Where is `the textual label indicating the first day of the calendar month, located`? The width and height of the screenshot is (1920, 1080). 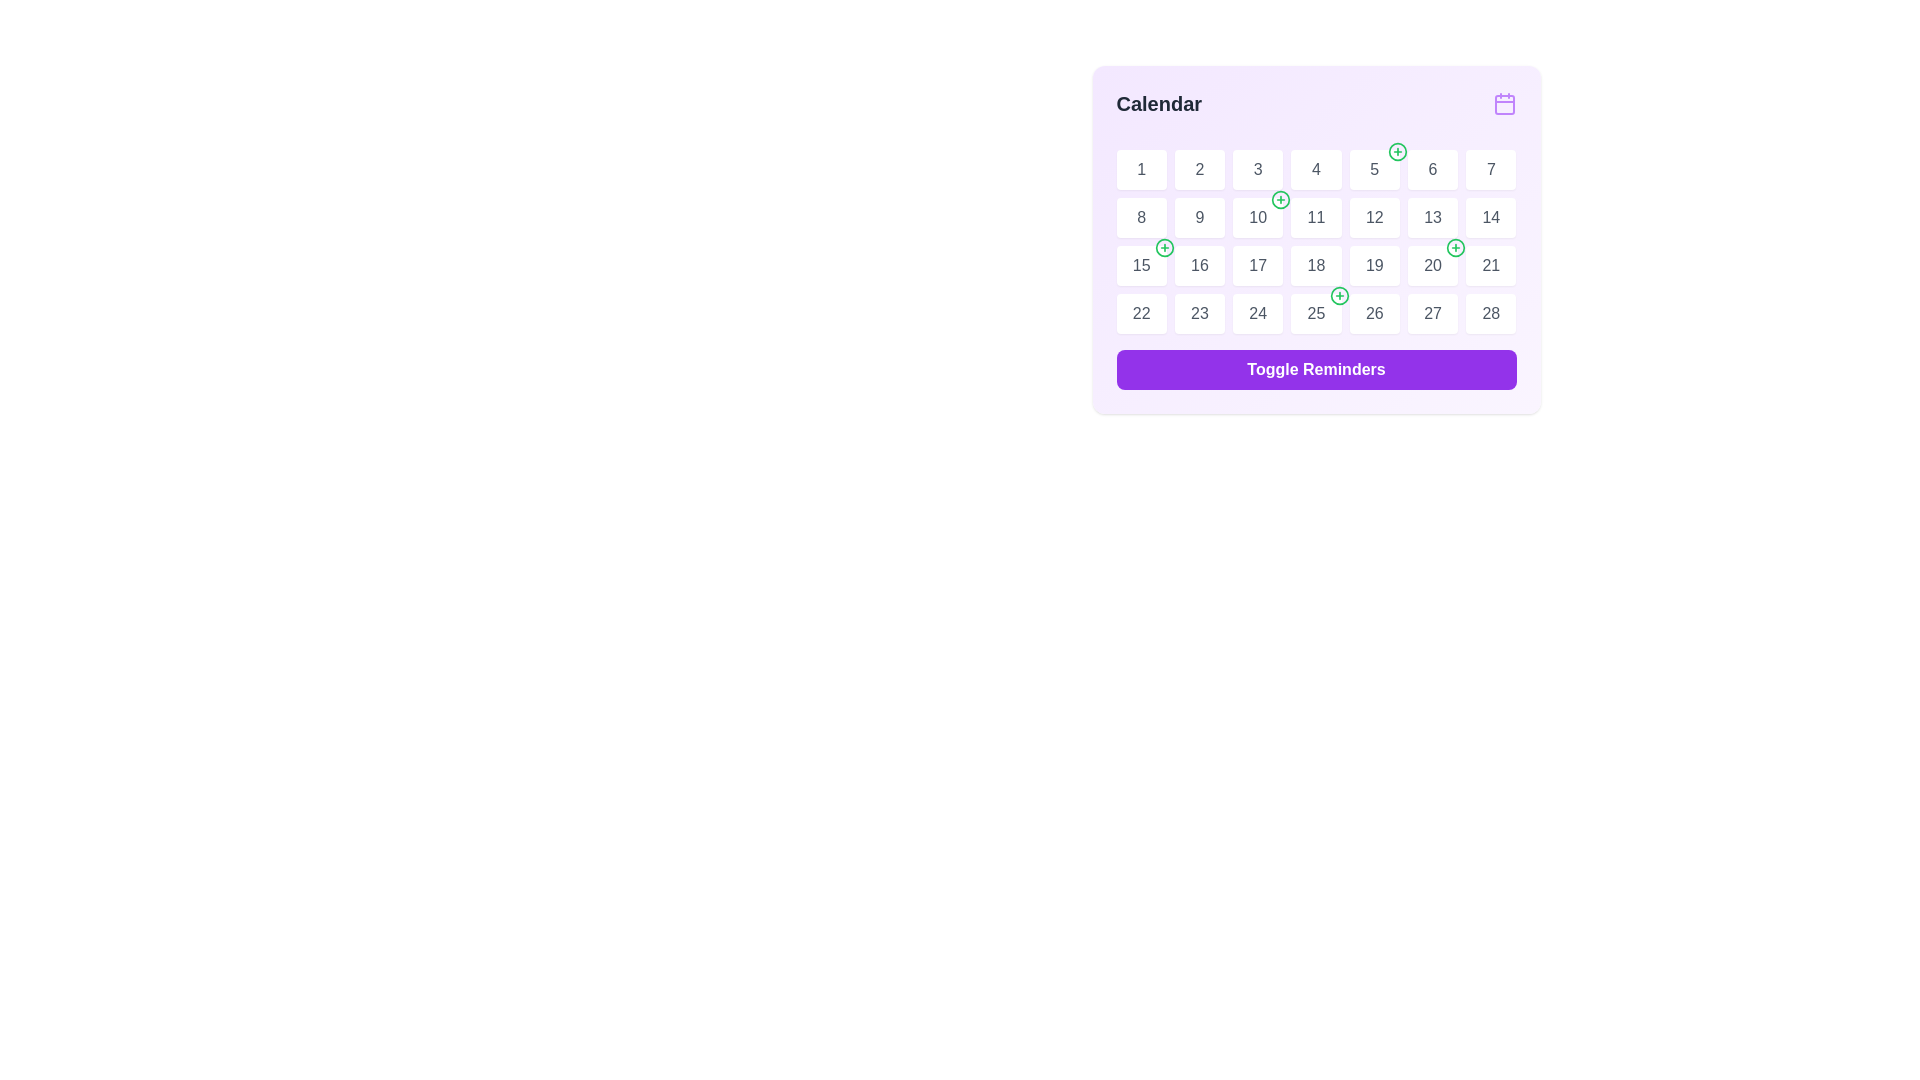
the textual label indicating the first day of the calendar month, located is located at coordinates (1141, 168).